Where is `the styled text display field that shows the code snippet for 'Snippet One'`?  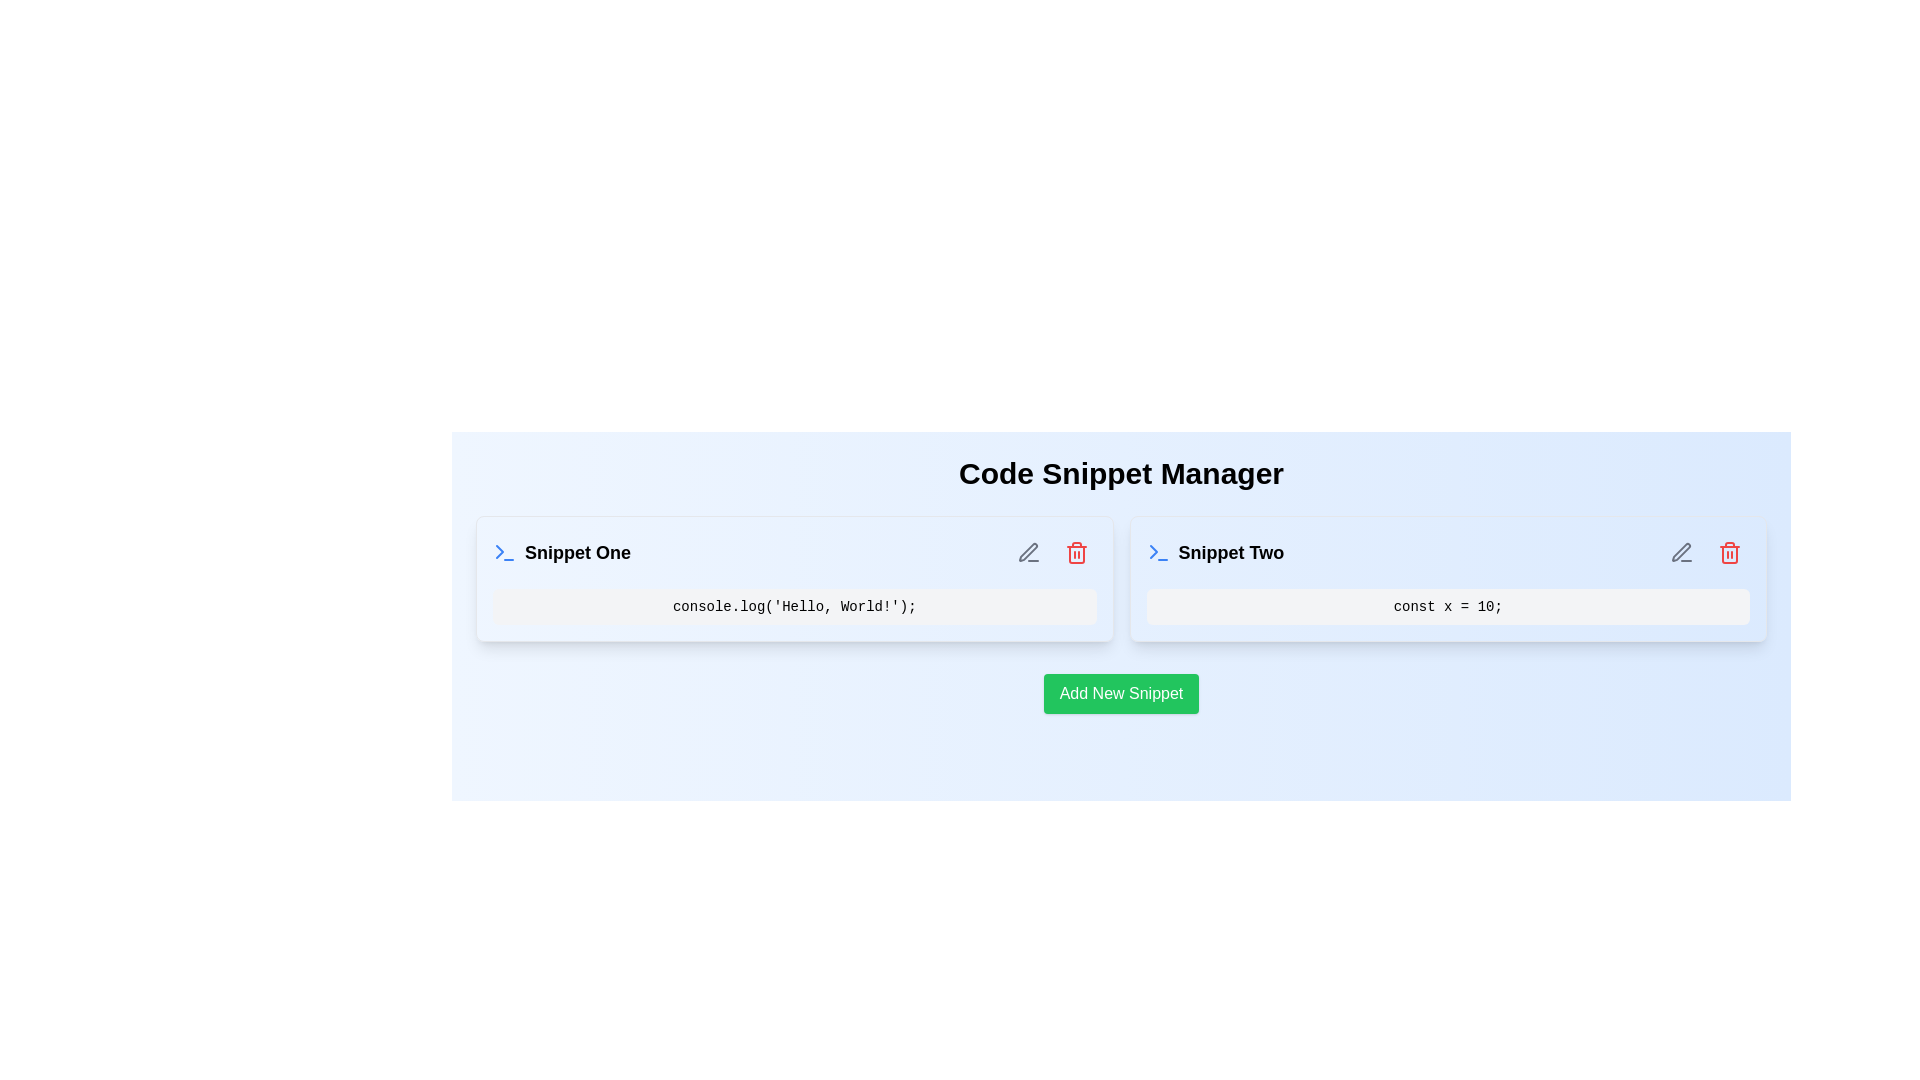
the styled text display field that shows the code snippet for 'Snippet One' is located at coordinates (793, 605).